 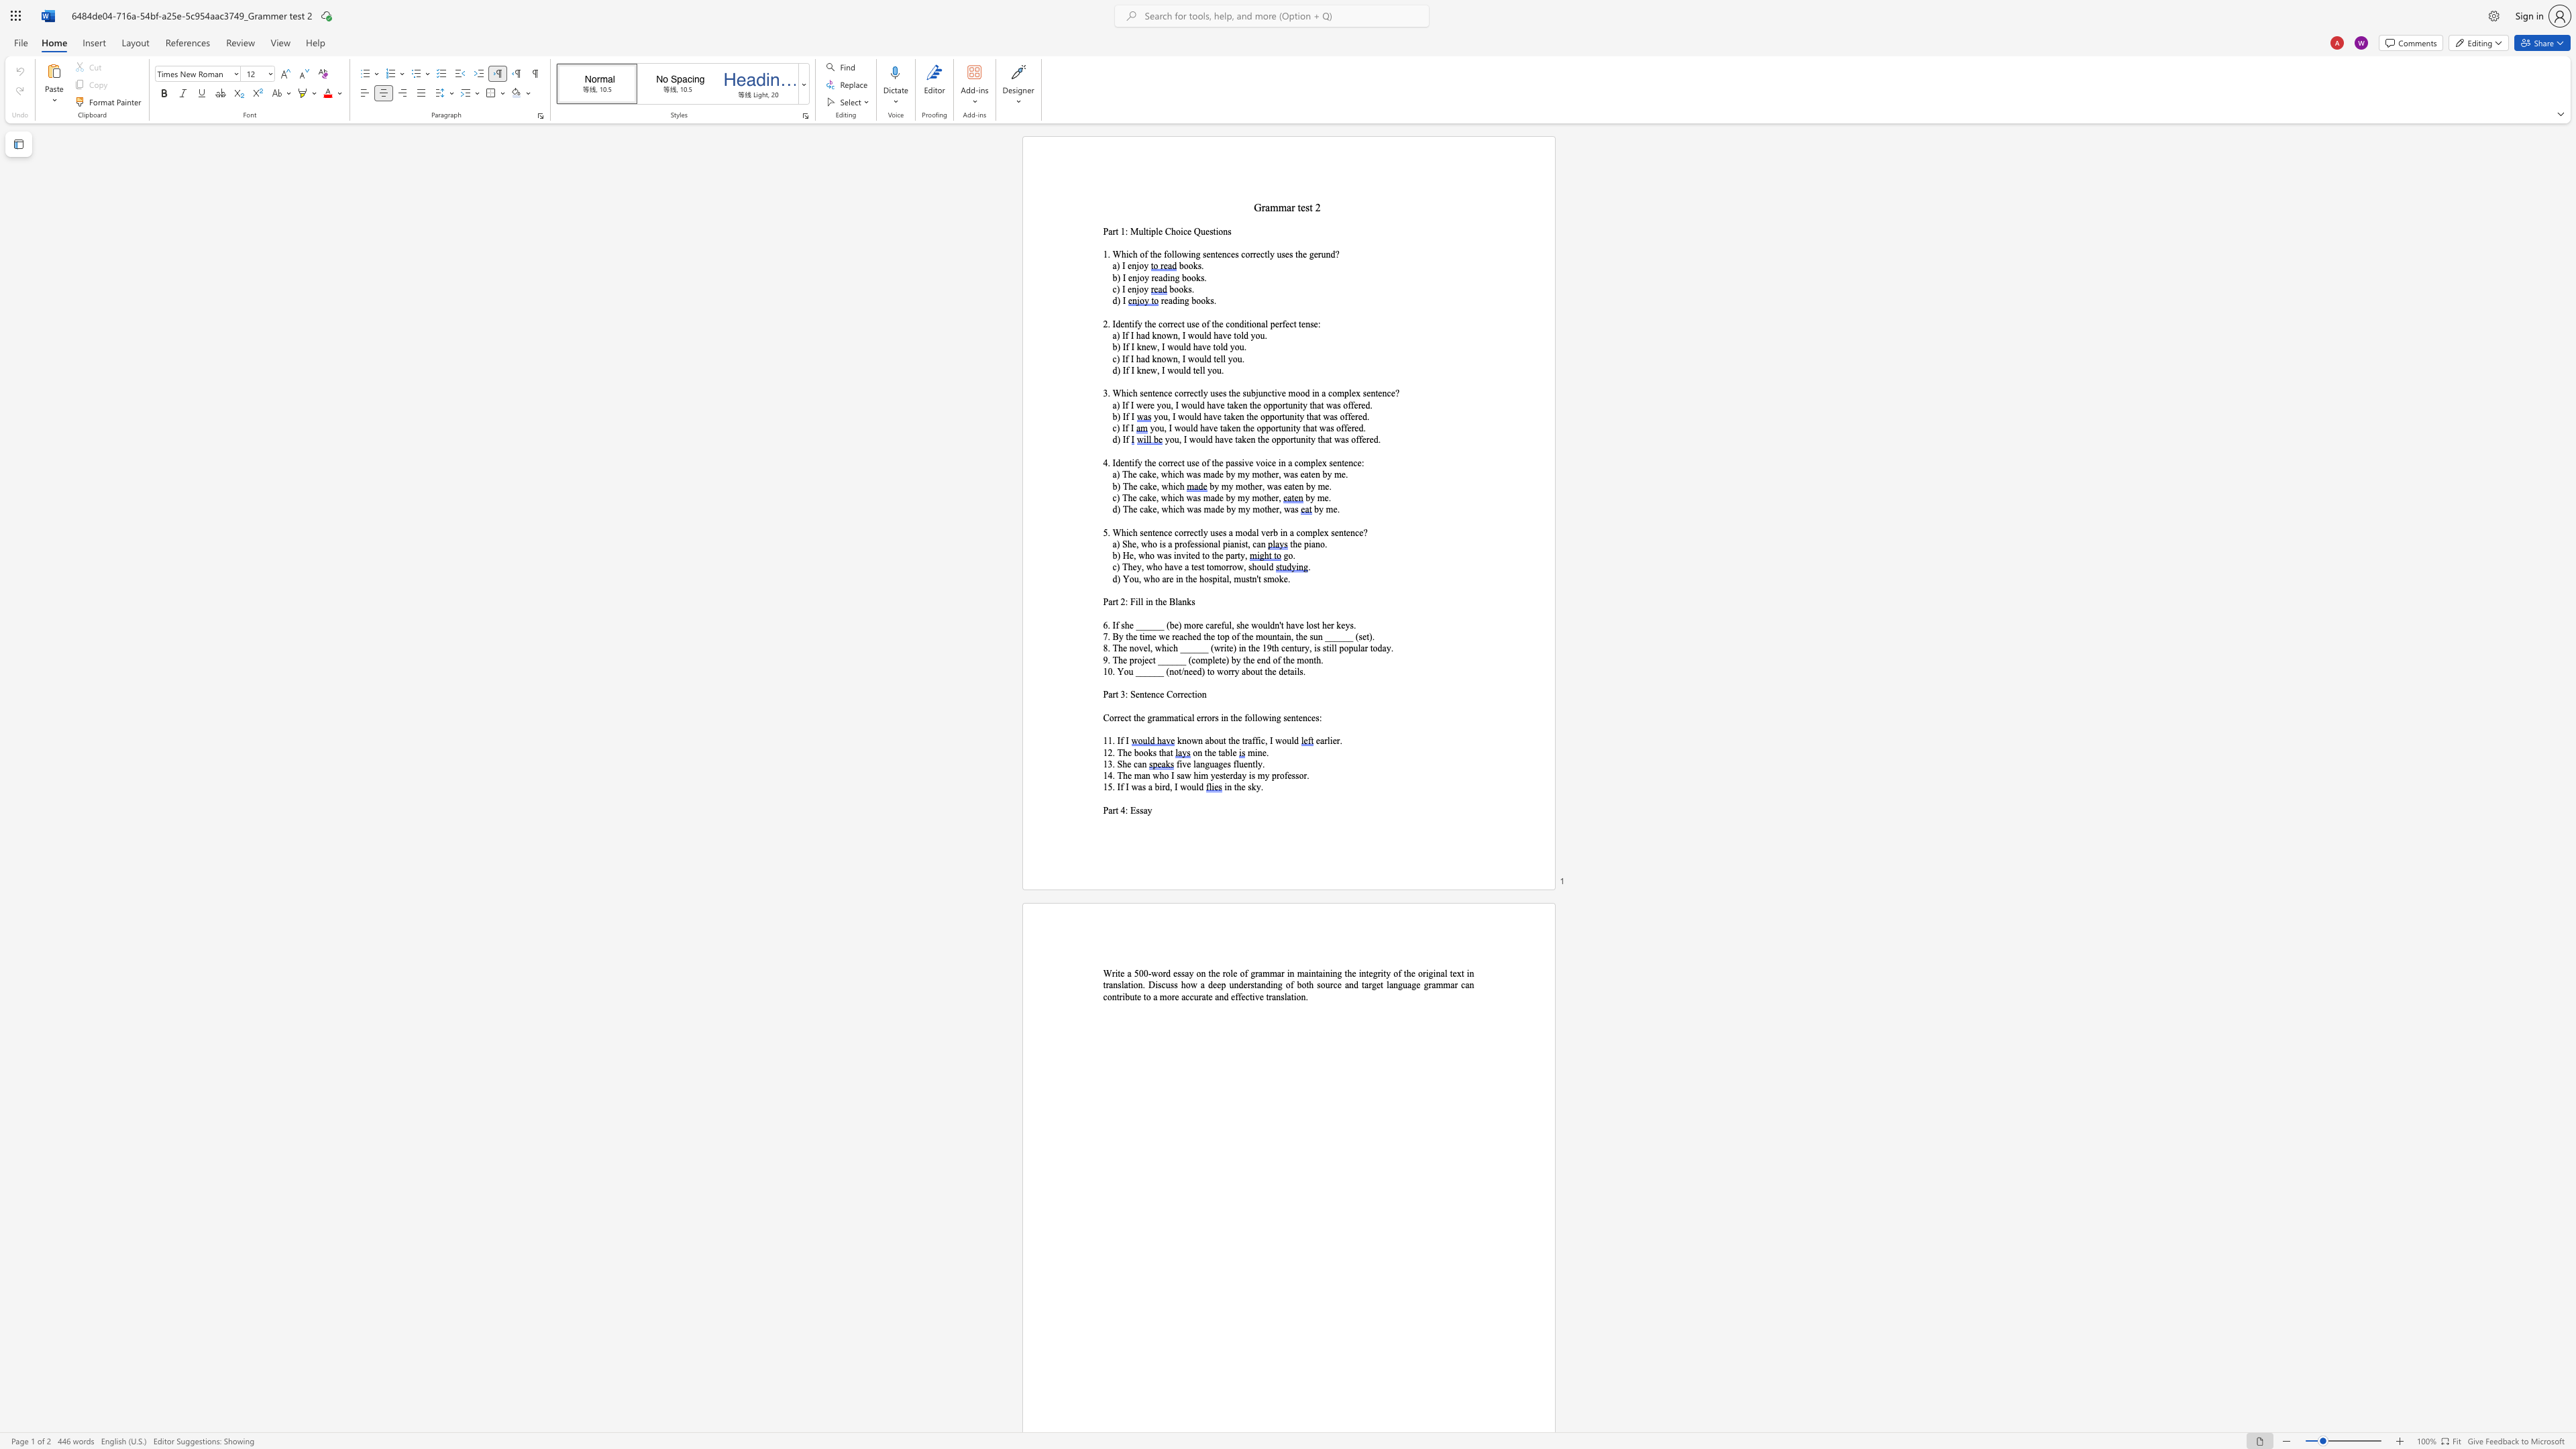 I want to click on the subset text "Corr" within the text "Part 3: Sentence Correction", so click(x=1165, y=693).